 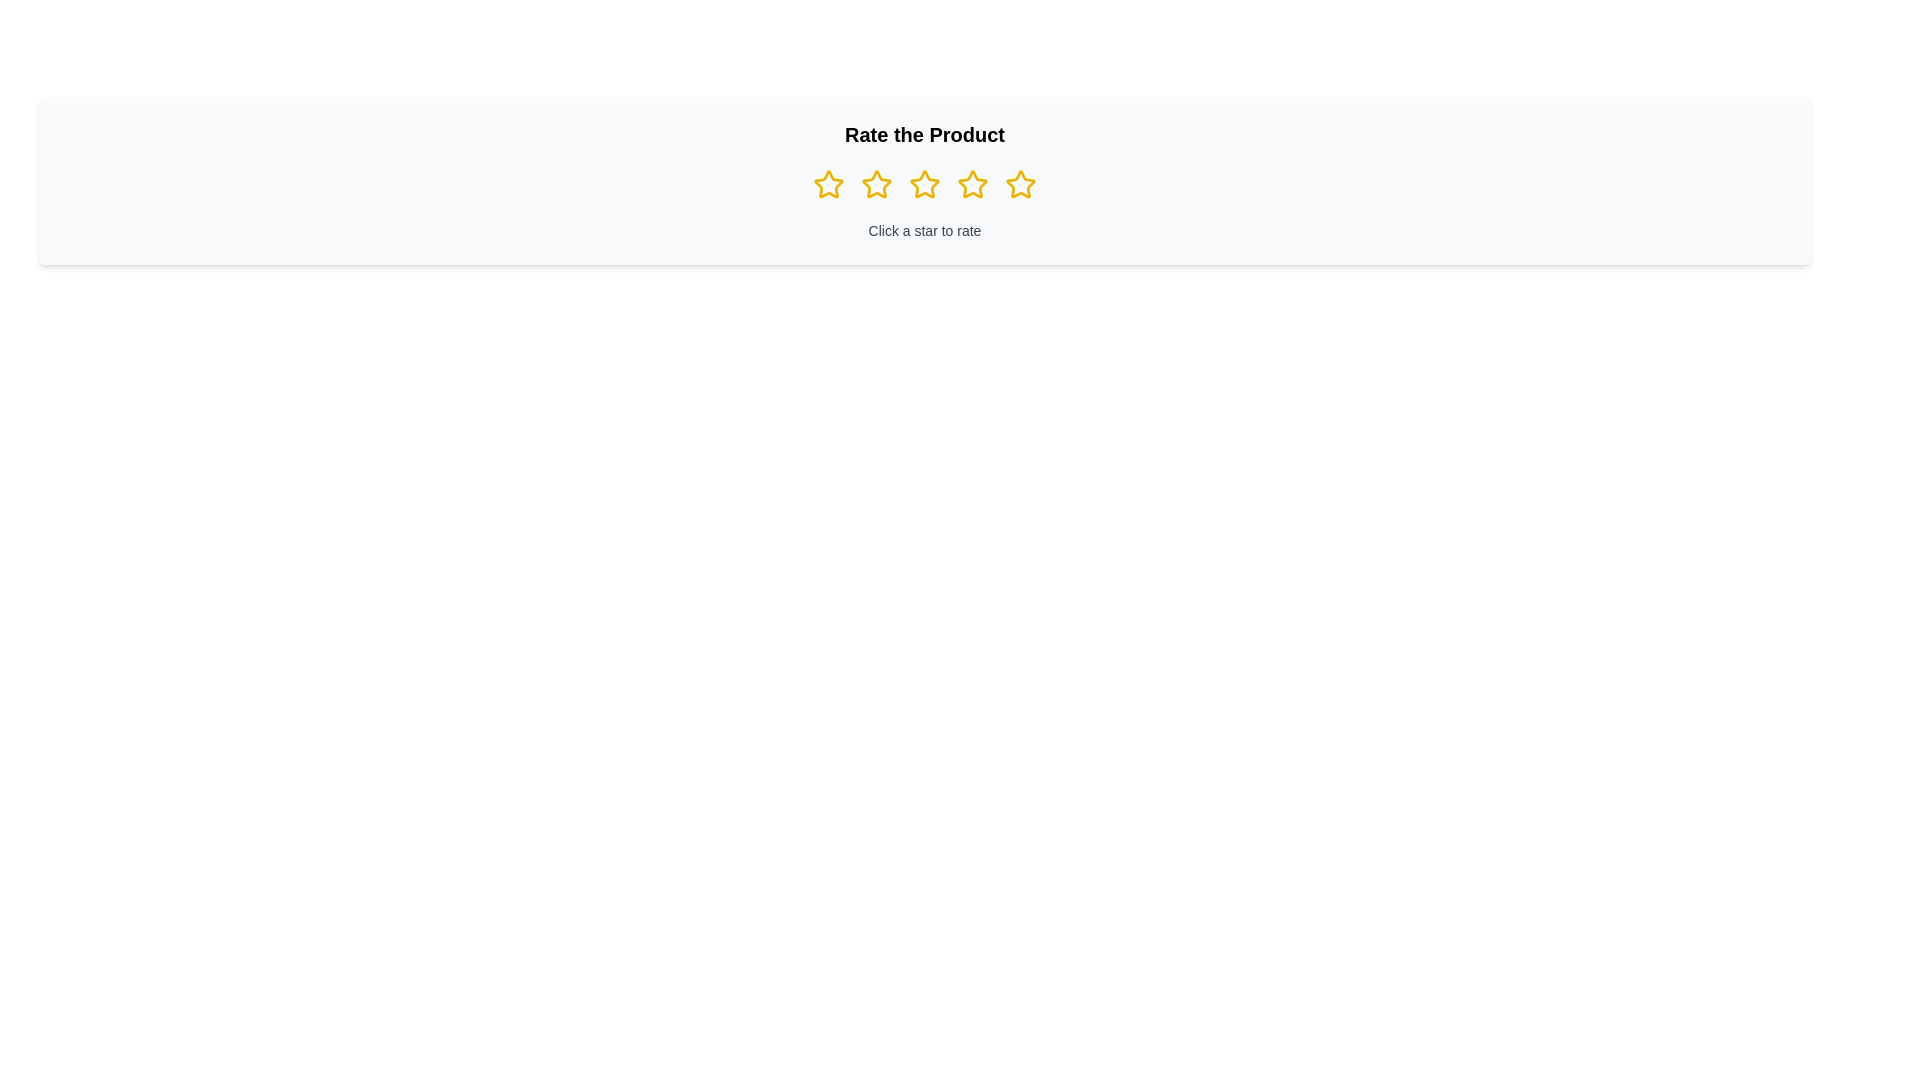 I want to click on the second star icon from the left in the horizontal row of five icons, so click(x=877, y=184).